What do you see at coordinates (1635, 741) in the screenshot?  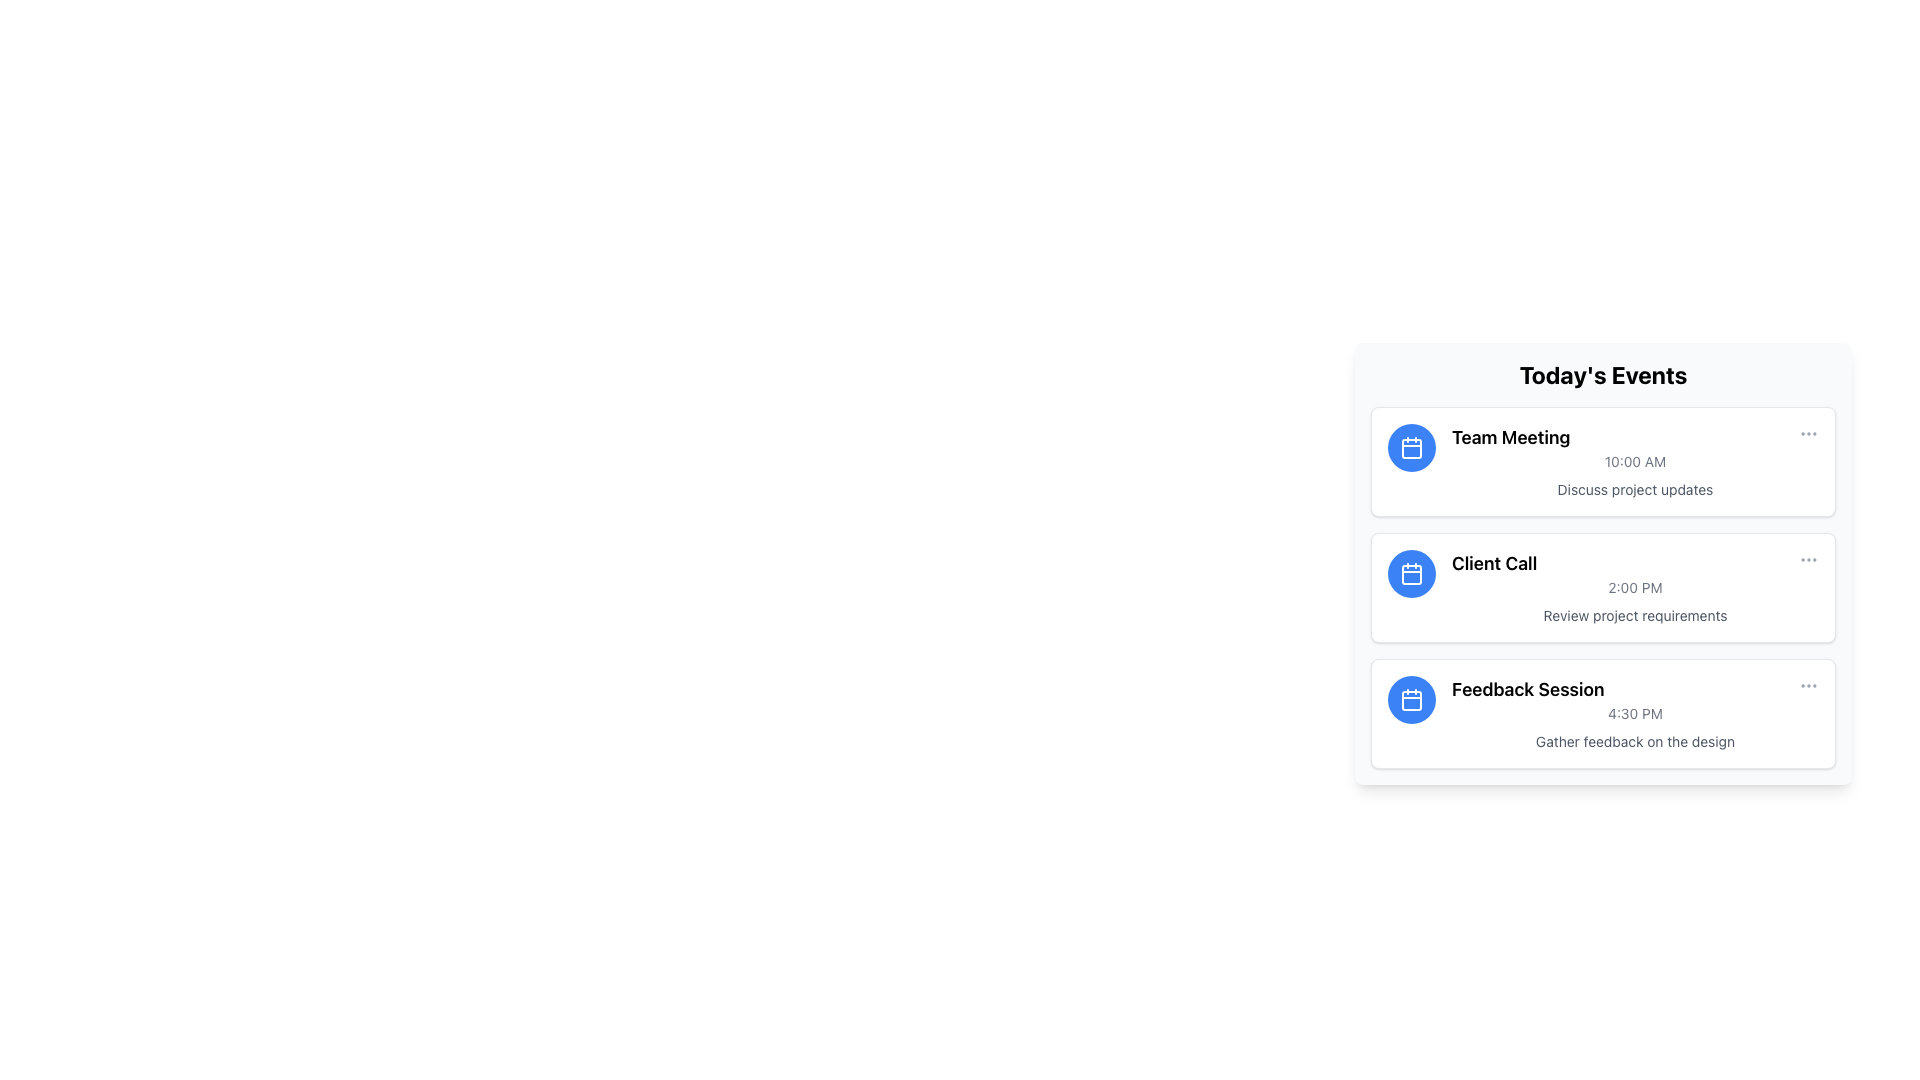 I see `the static text label that reads 'Gather feedback on the design', located below the time label '4:30 PM' in the third event entry of the 'Feedback Session' event card` at bounding box center [1635, 741].